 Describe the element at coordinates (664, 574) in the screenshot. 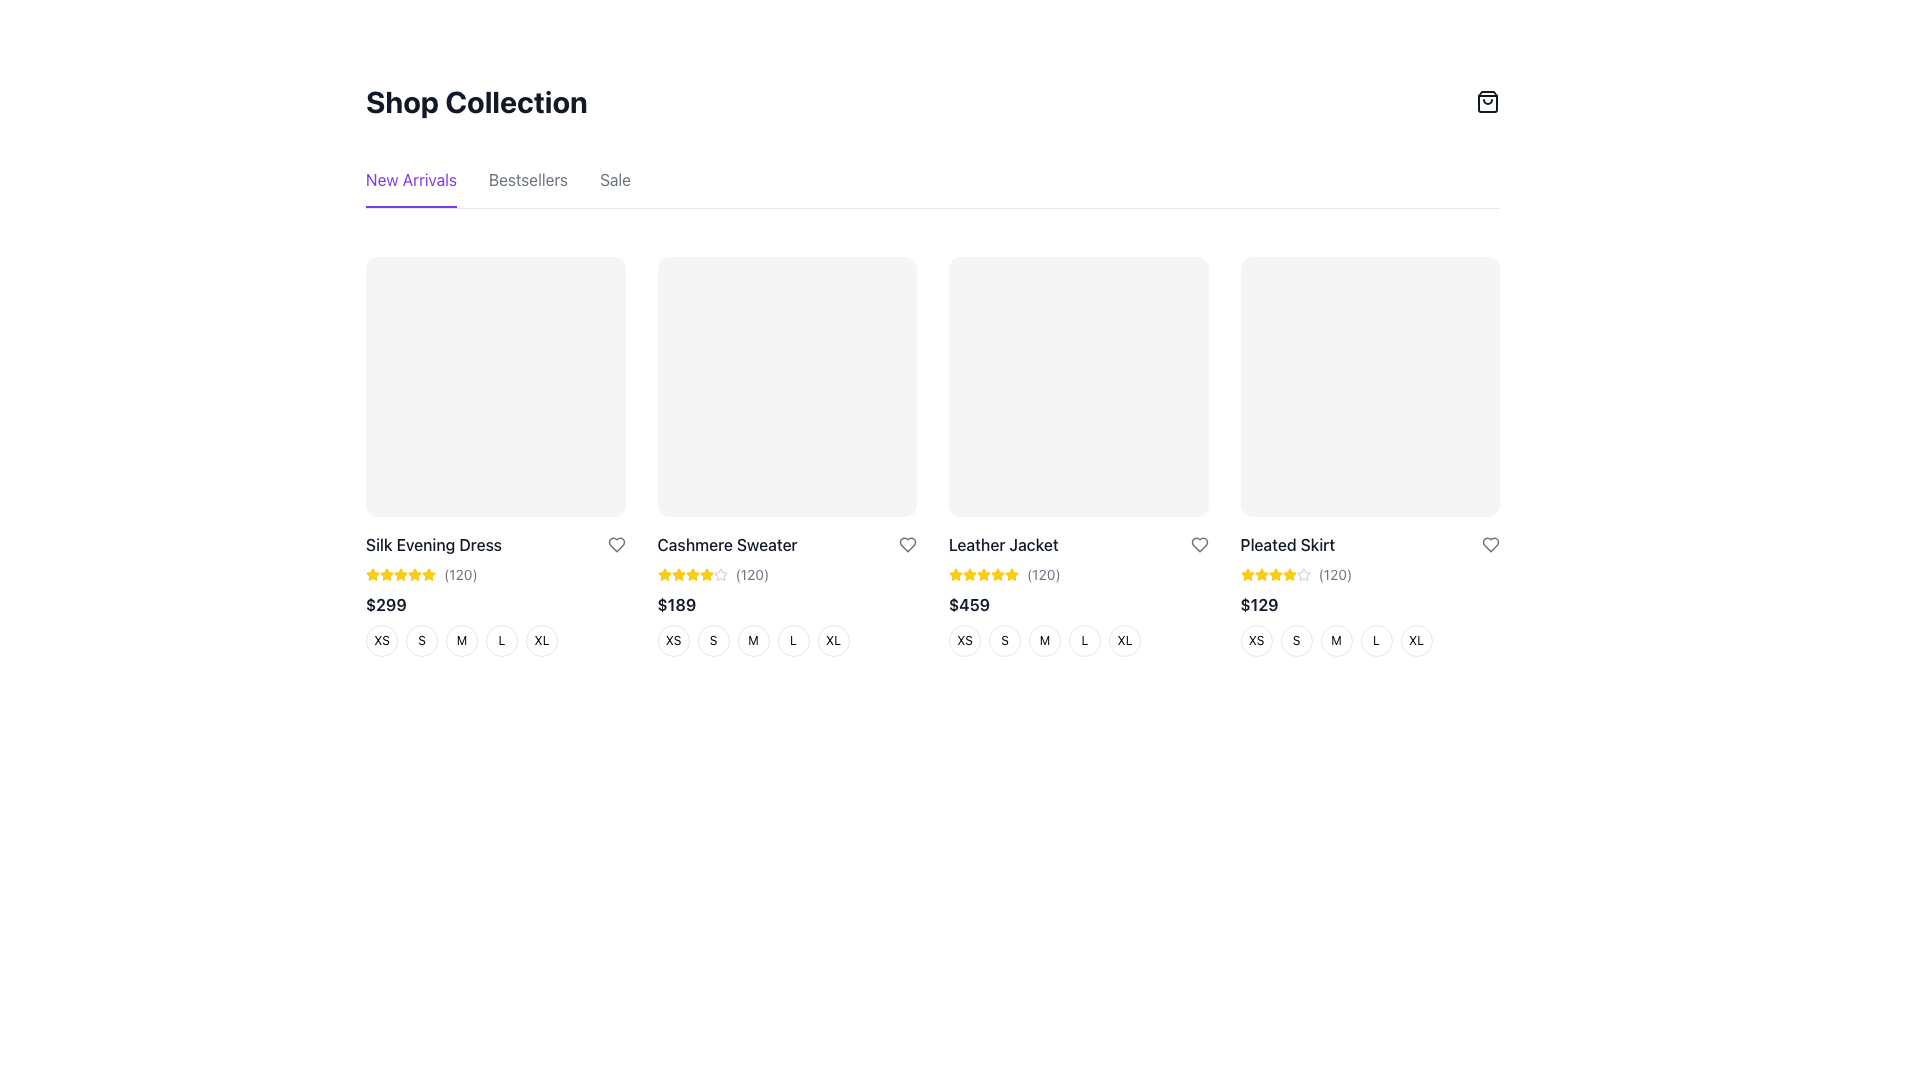

I see `the first star icon in the rating system located below 'Cashmere Sweater' and above '$189'` at that location.